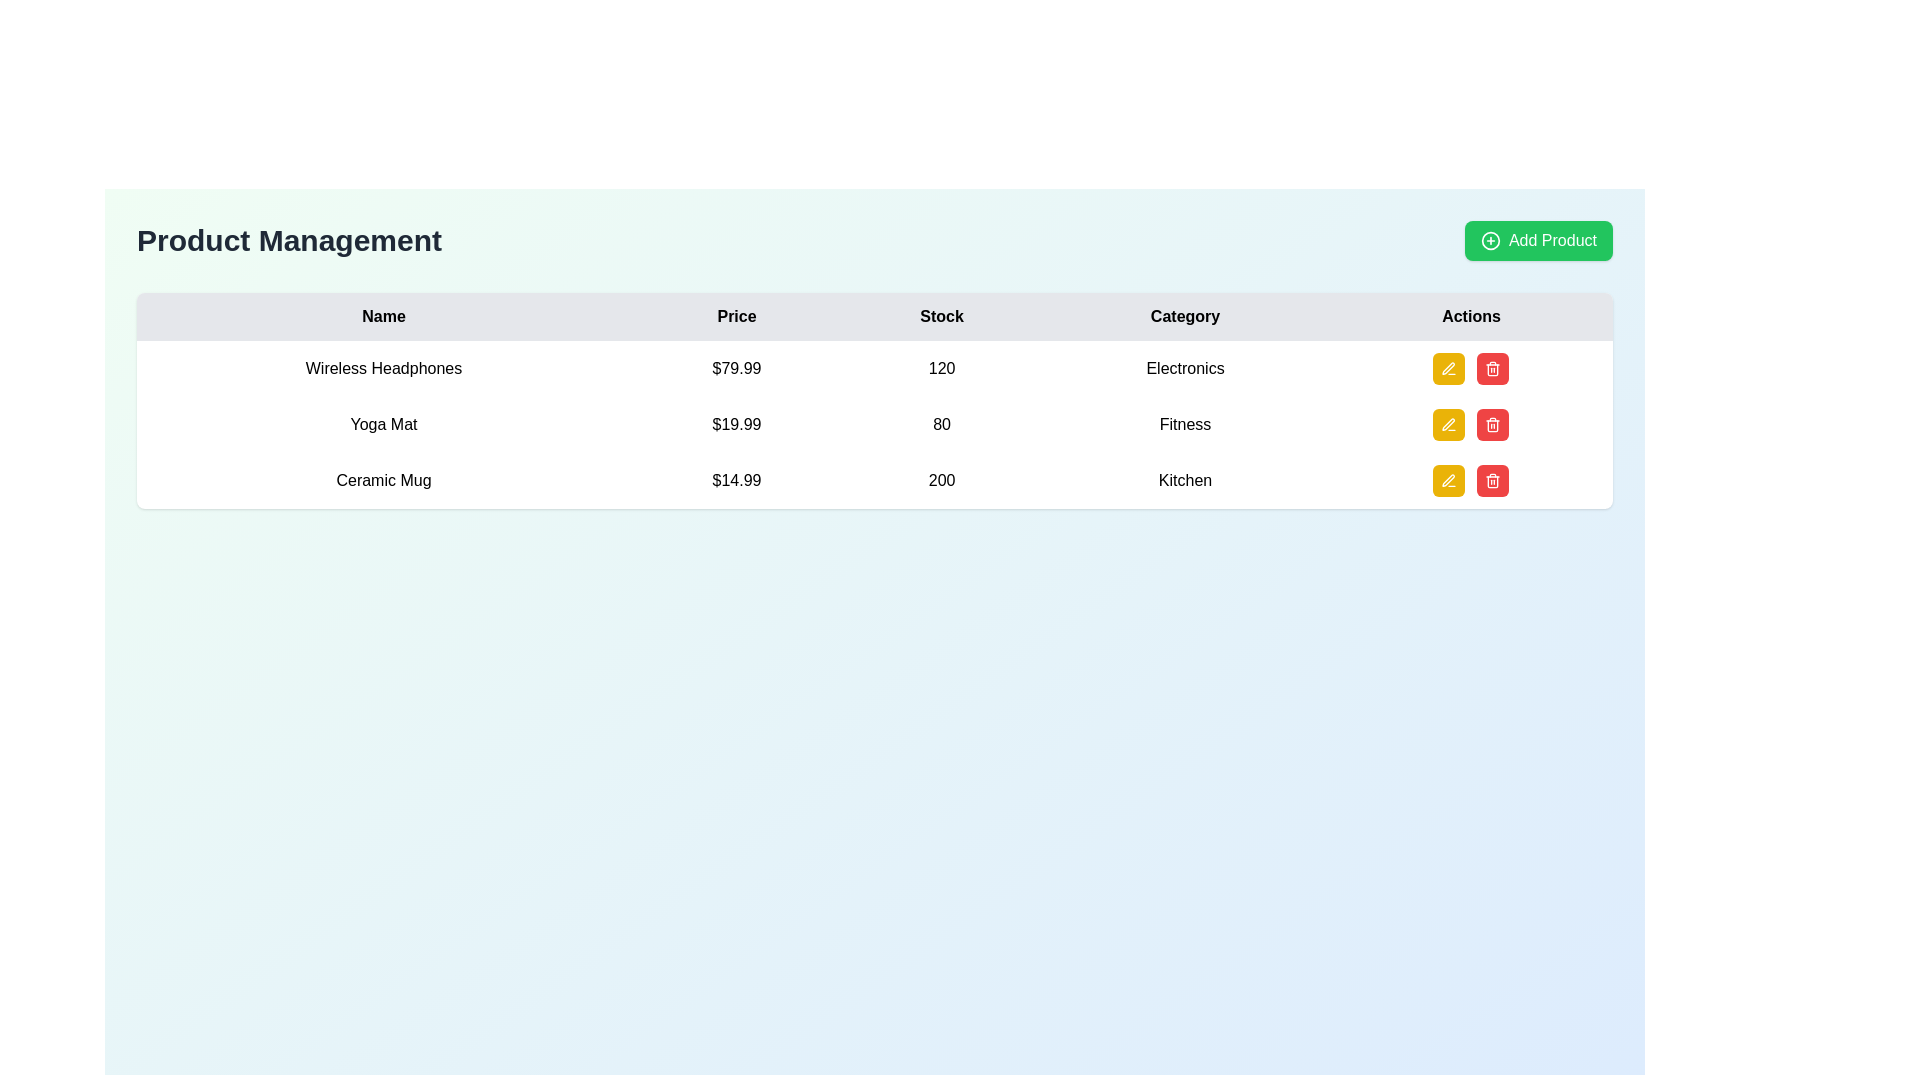 The height and width of the screenshot is (1080, 1920). What do you see at coordinates (1185, 315) in the screenshot?
I see `the header label for the 'Category' column in the table, which provides context for the data in that column` at bounding box center [1185, 315].